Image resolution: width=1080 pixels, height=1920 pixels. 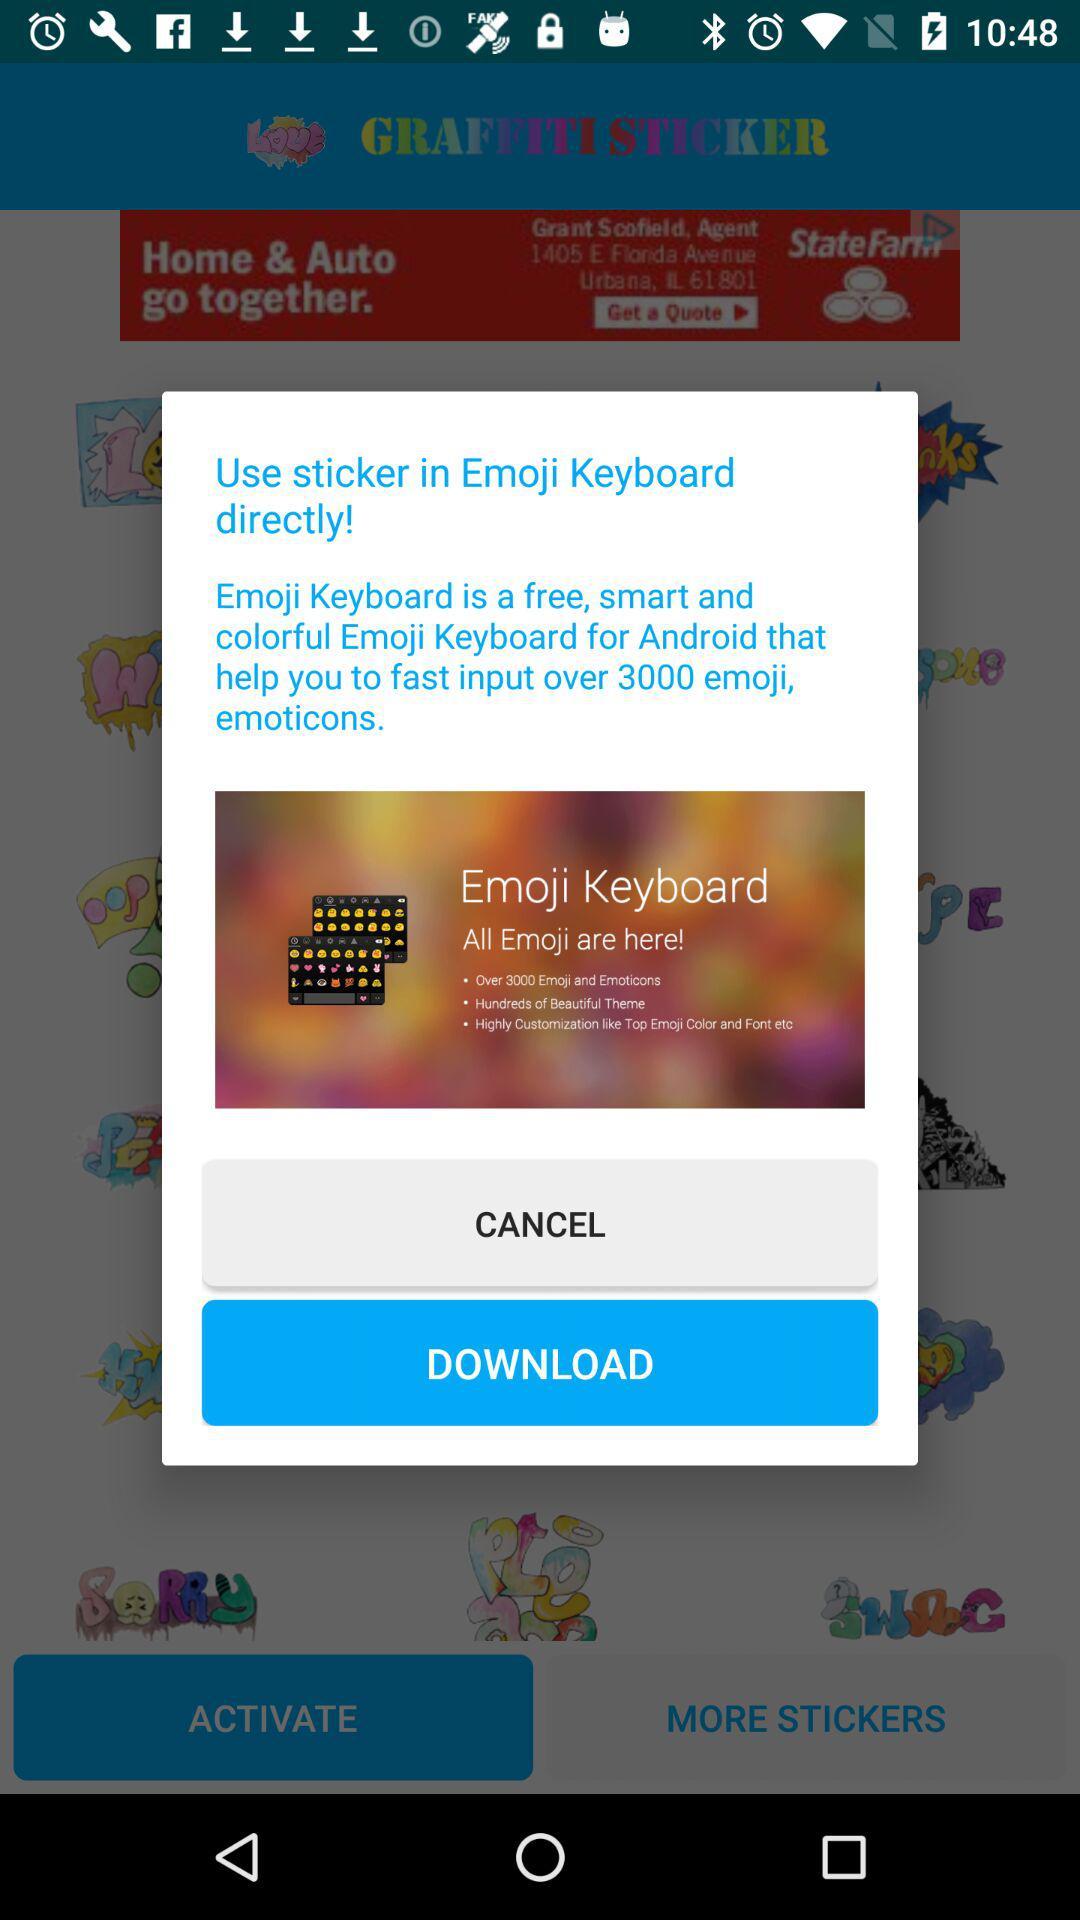 I want to click on icon below the cancel icon, so click(x=540, y=1361).